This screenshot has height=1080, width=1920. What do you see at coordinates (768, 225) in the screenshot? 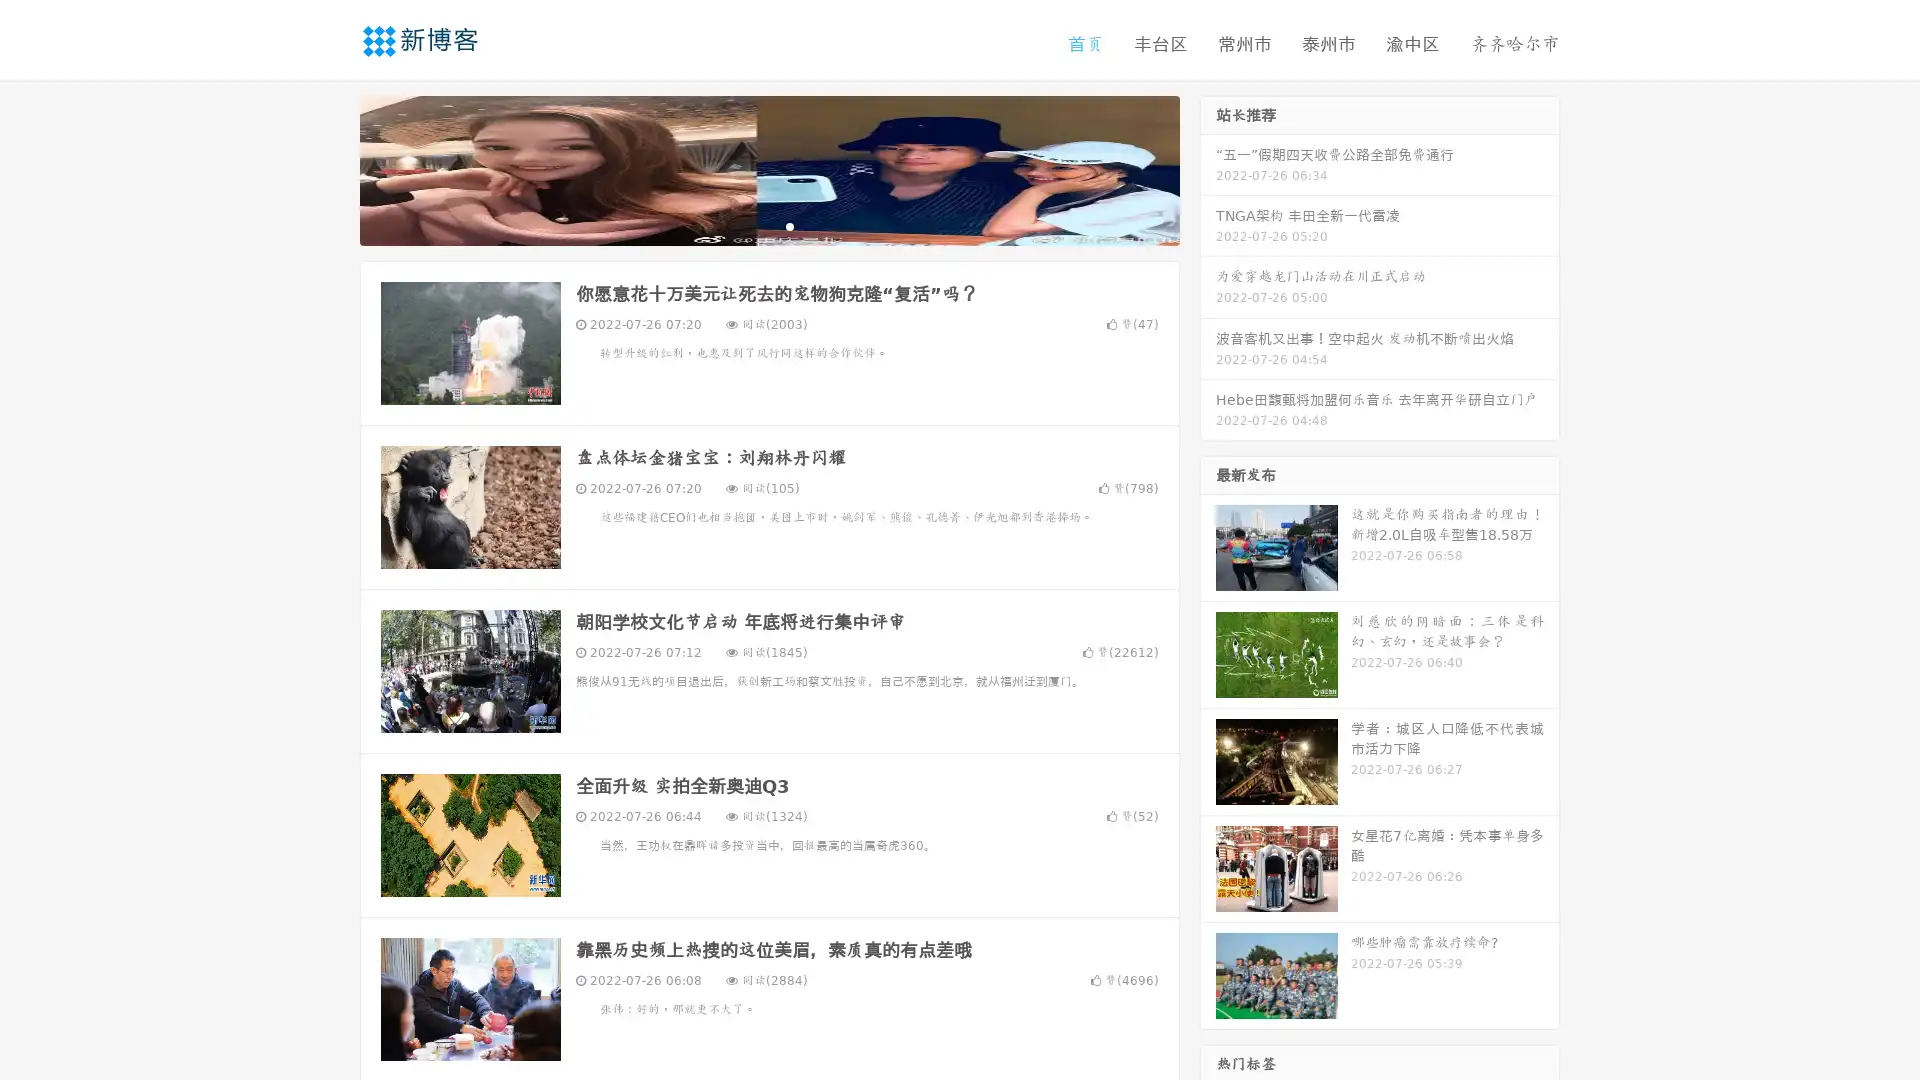
I see `Go to slide 2` at bounding box center [768, 225].